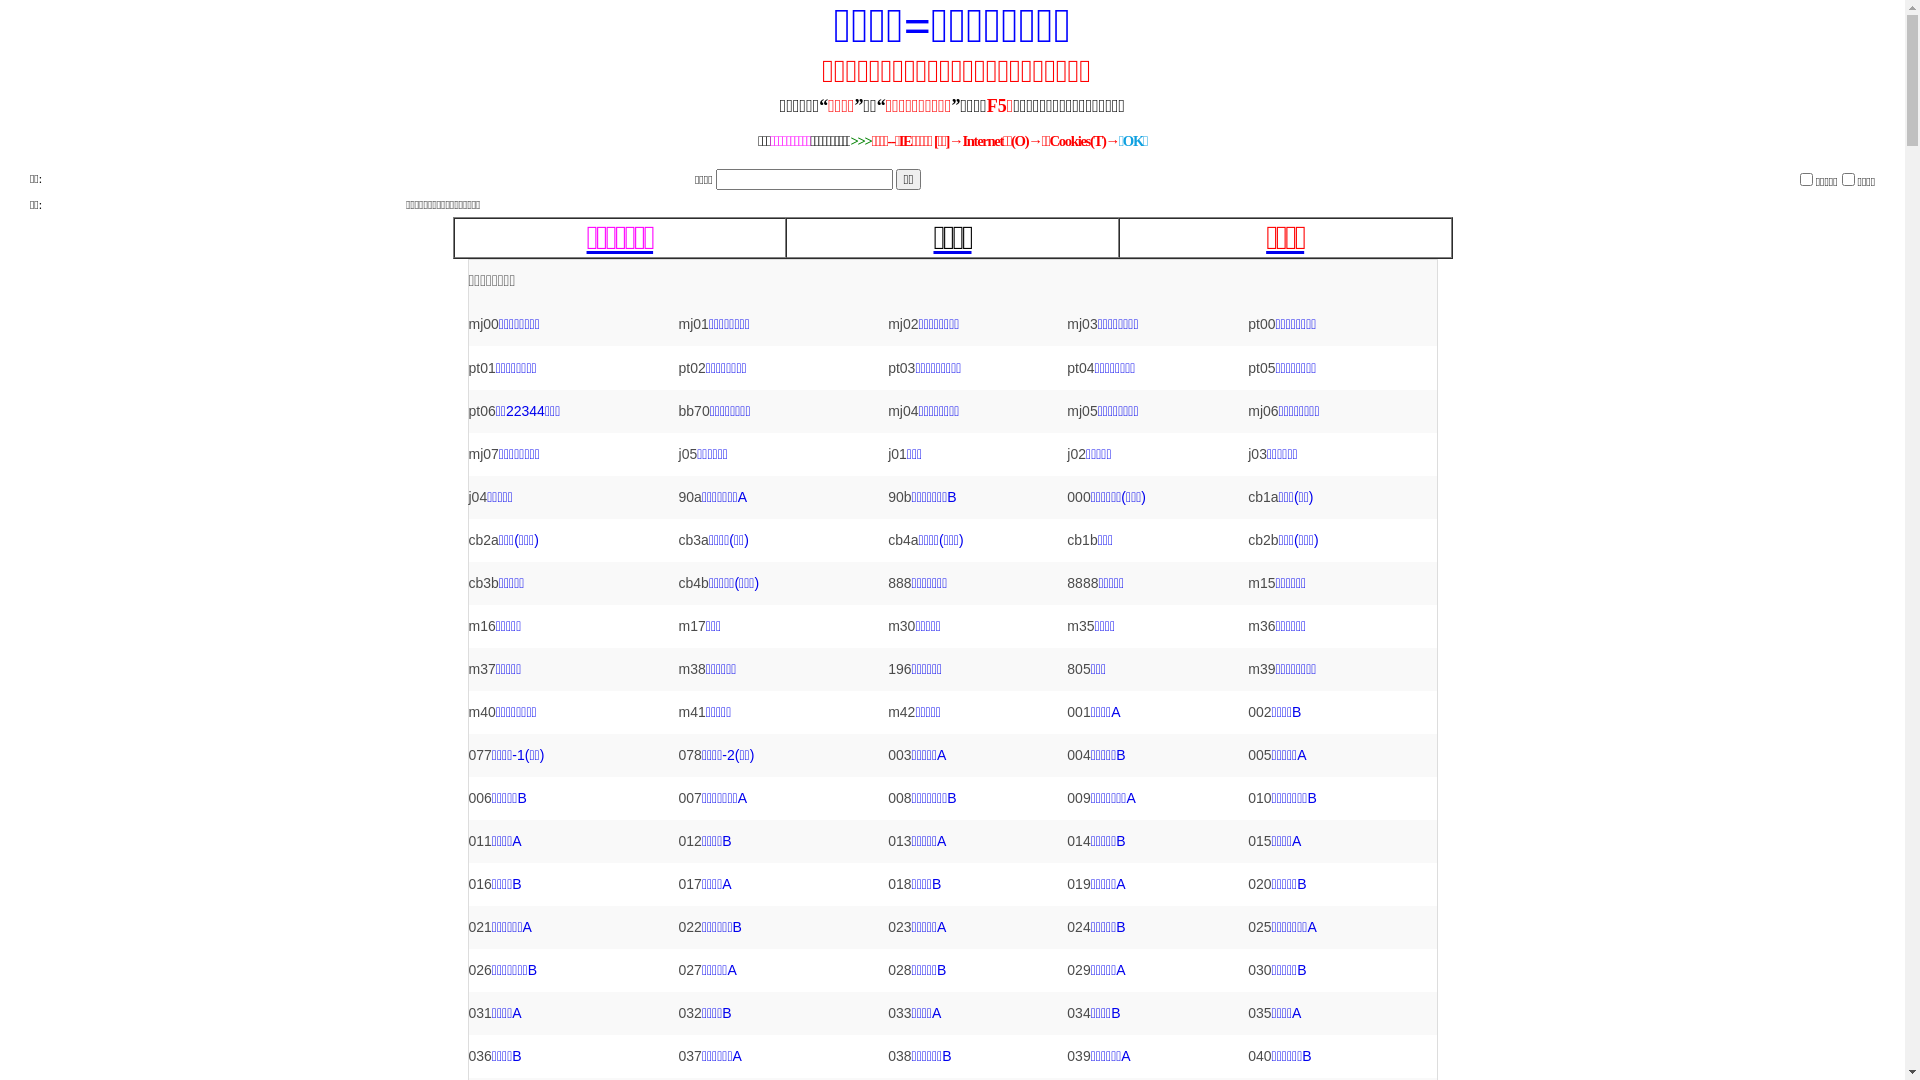 This screenshot has width=1920, height=1080. I want to click on 'bb70', so click(694, 410).